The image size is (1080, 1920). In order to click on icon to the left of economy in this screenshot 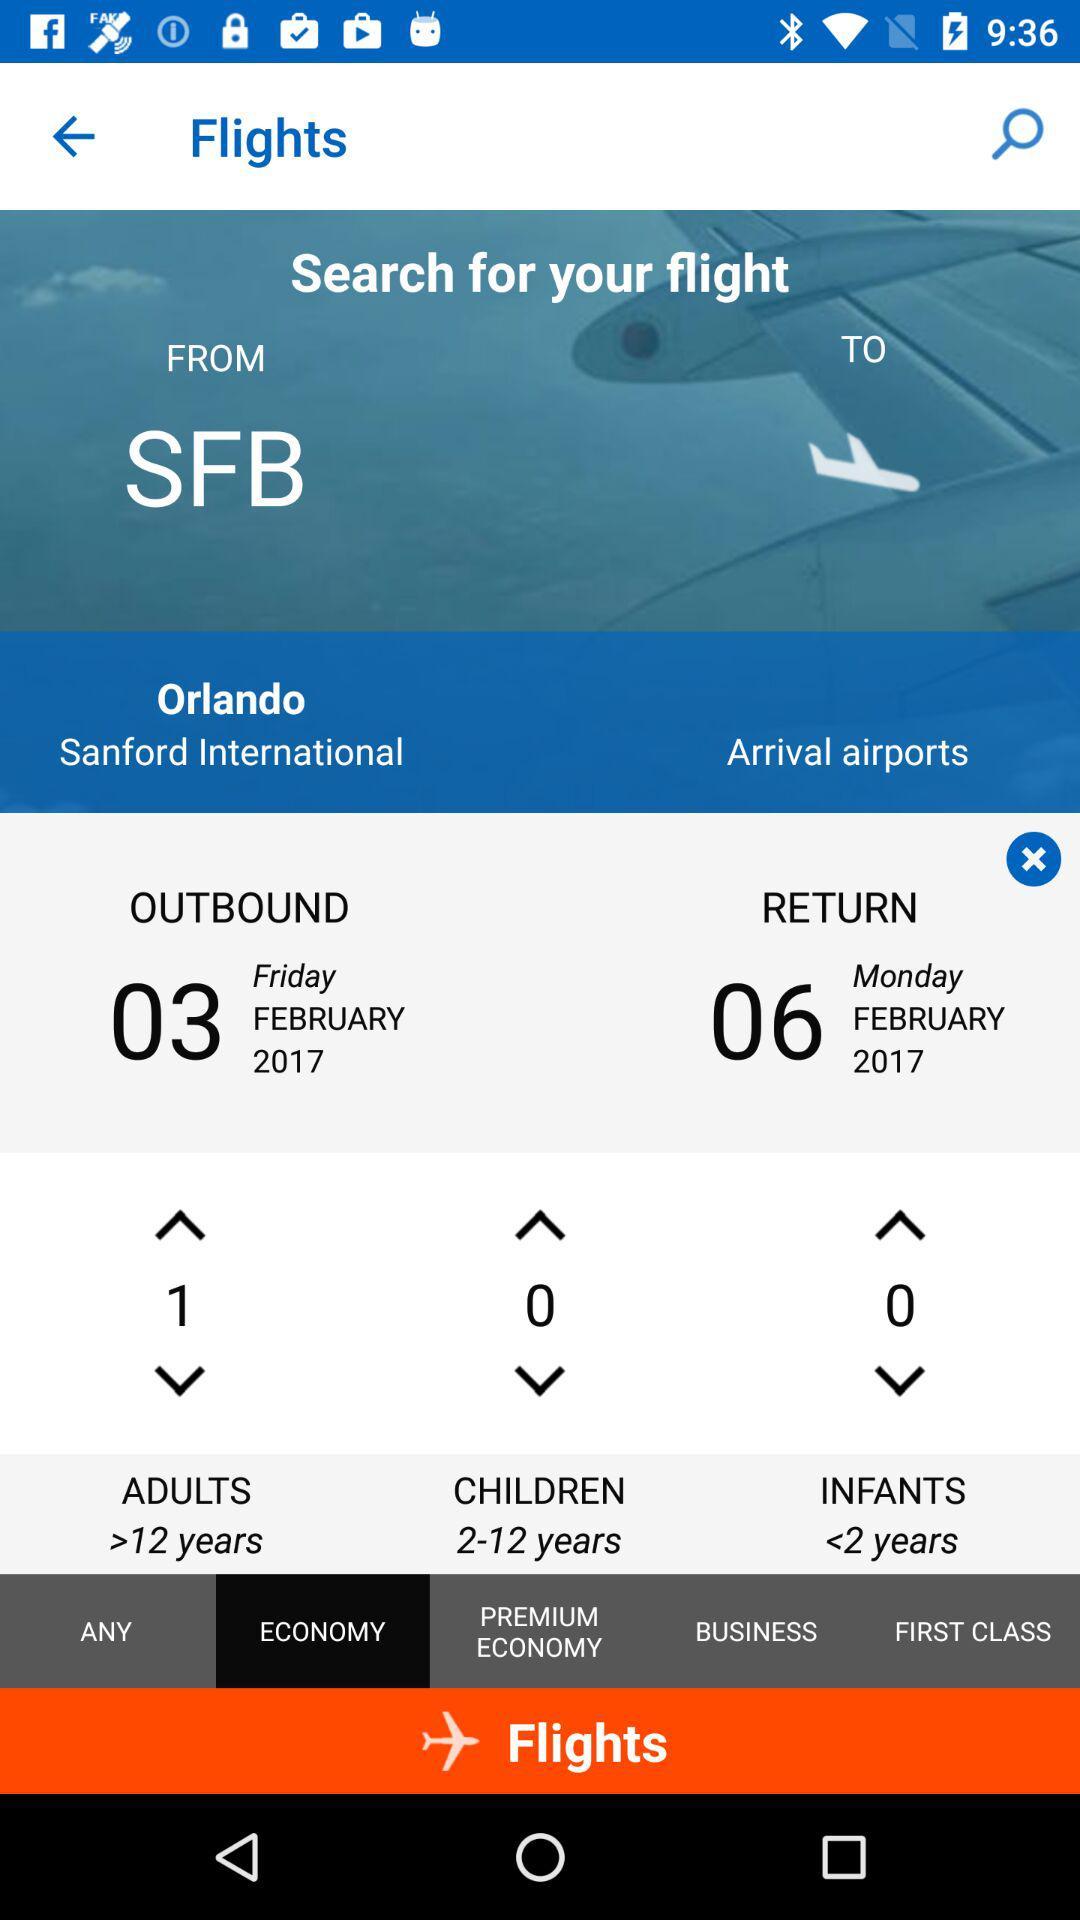, I will do `click(106, 1631)`.